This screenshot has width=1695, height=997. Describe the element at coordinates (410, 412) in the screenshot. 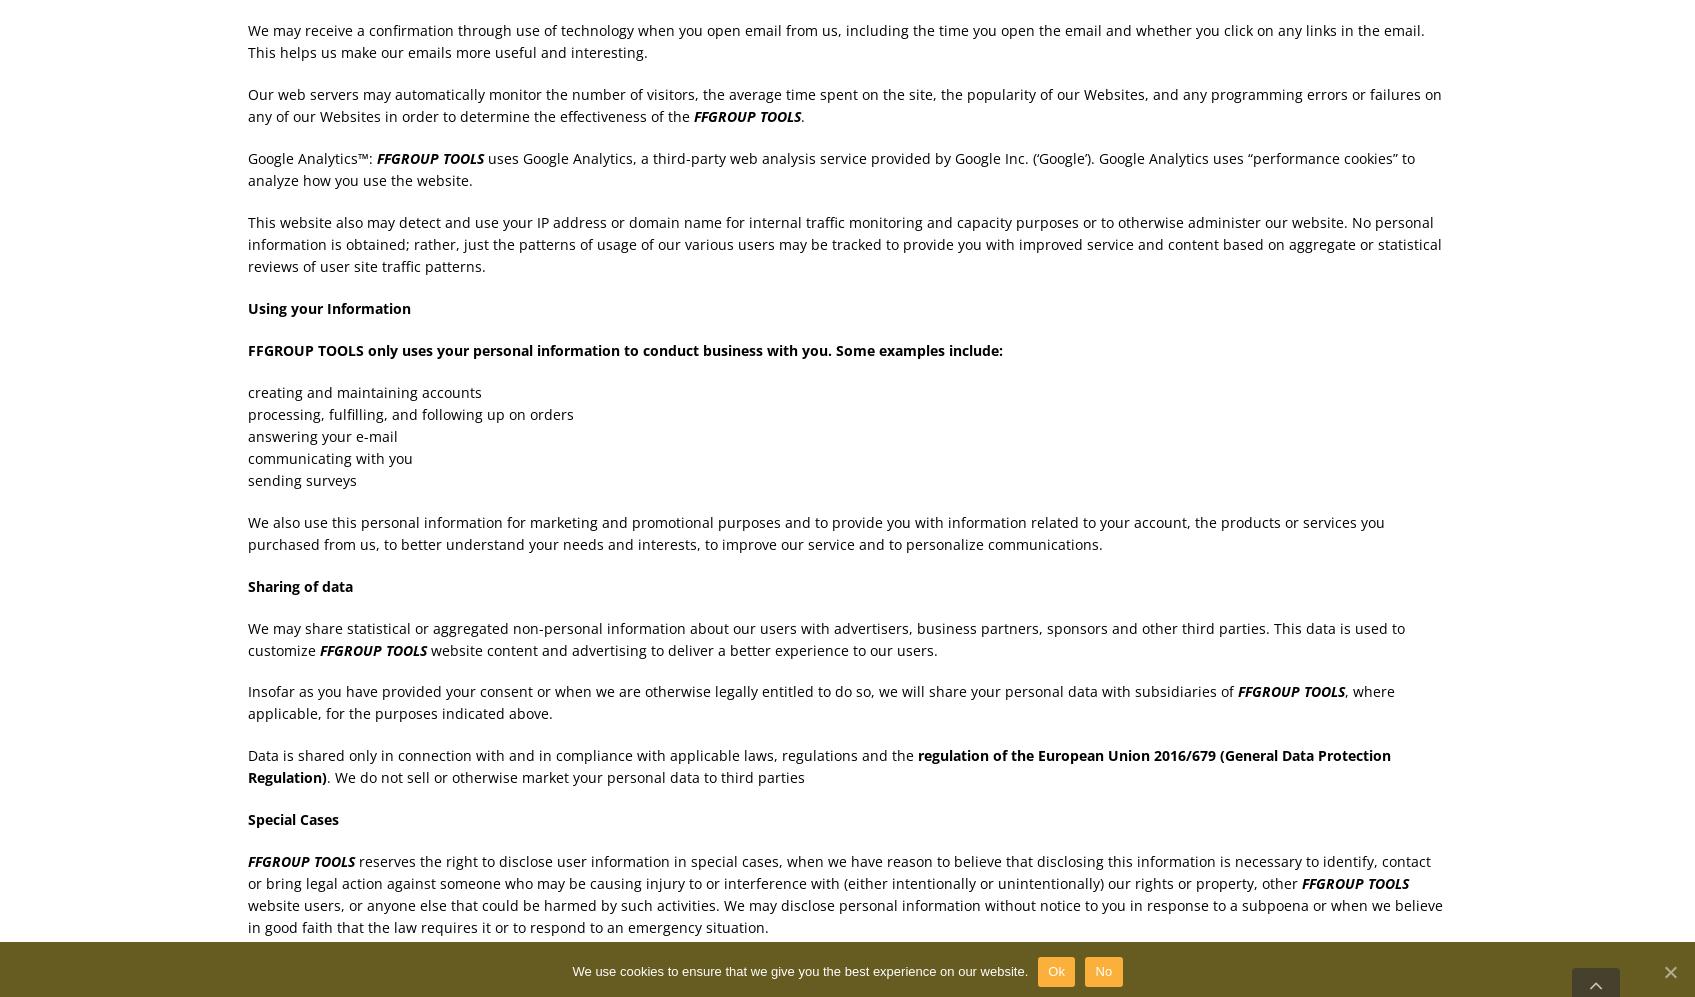

I see `'processing, fulfilling, and following up on orders'` at that location.